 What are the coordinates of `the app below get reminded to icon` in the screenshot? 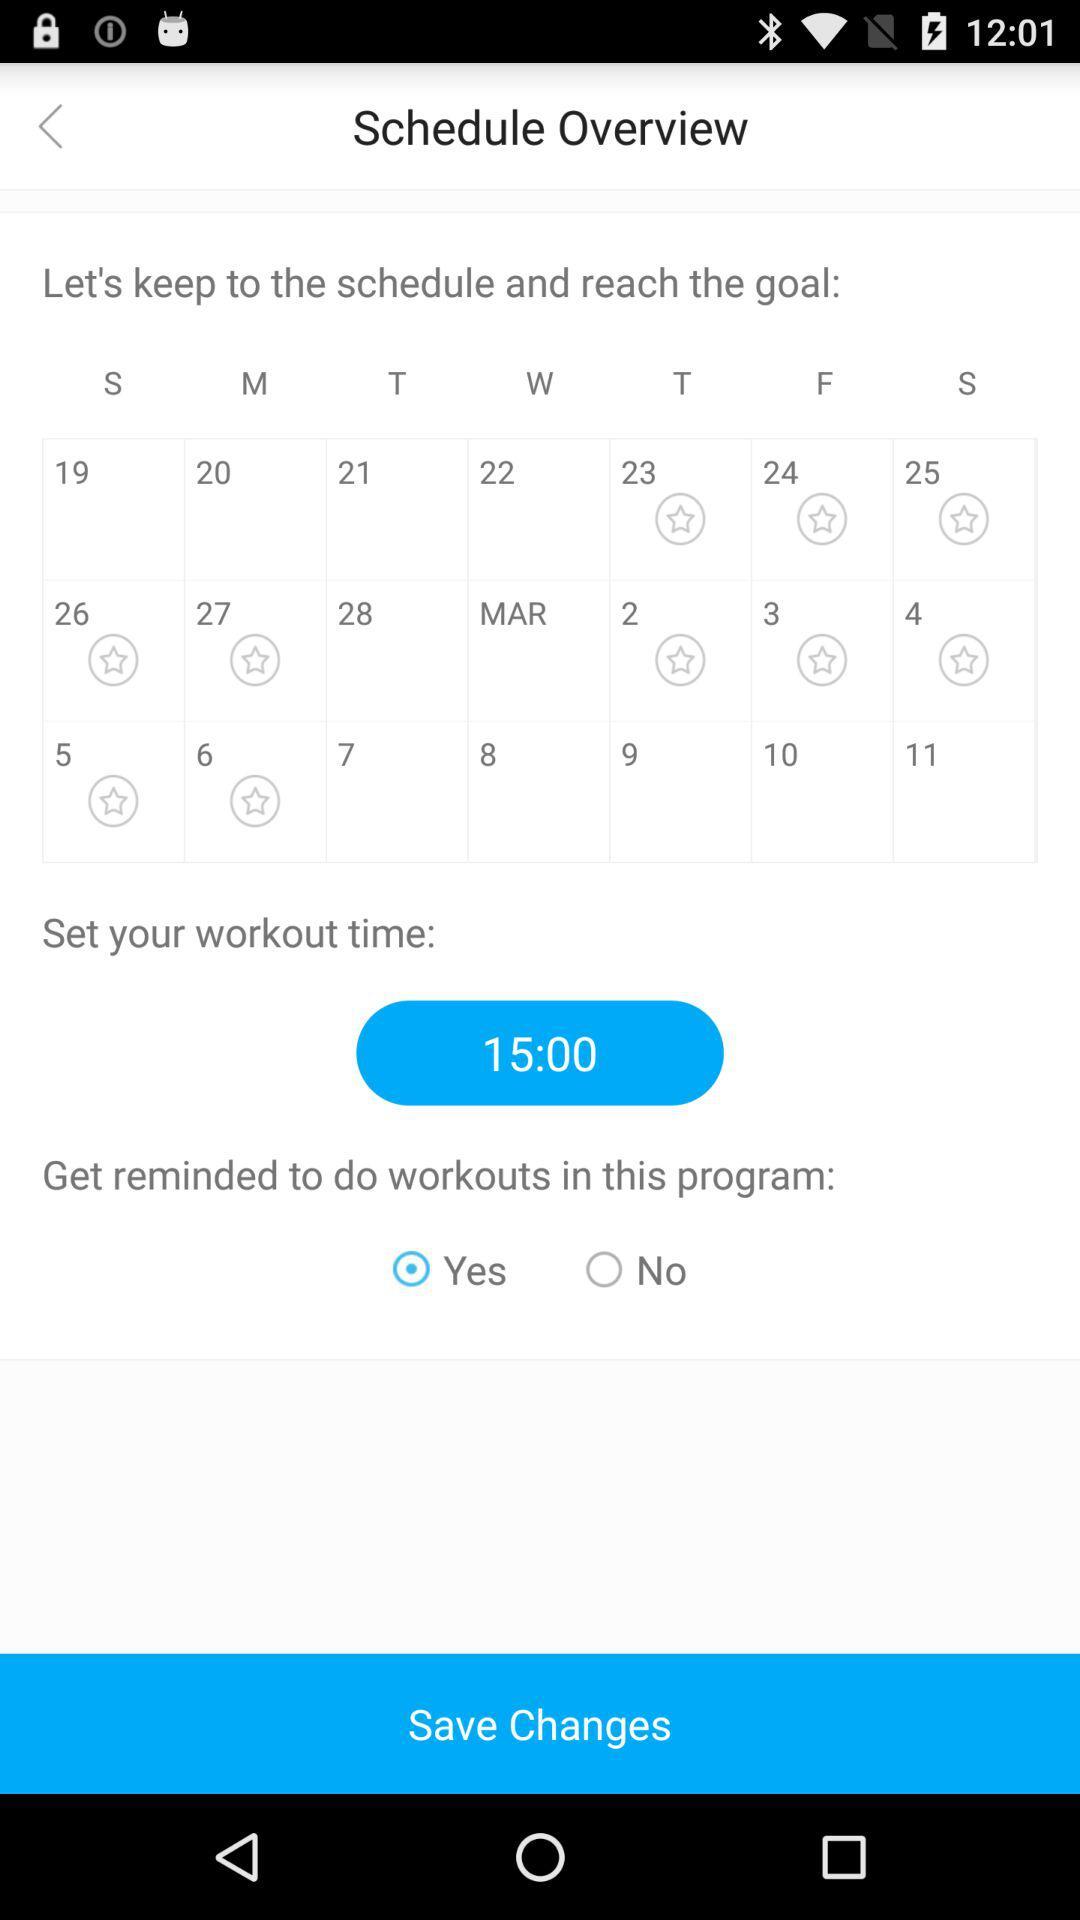 It's located at (450, 1268).